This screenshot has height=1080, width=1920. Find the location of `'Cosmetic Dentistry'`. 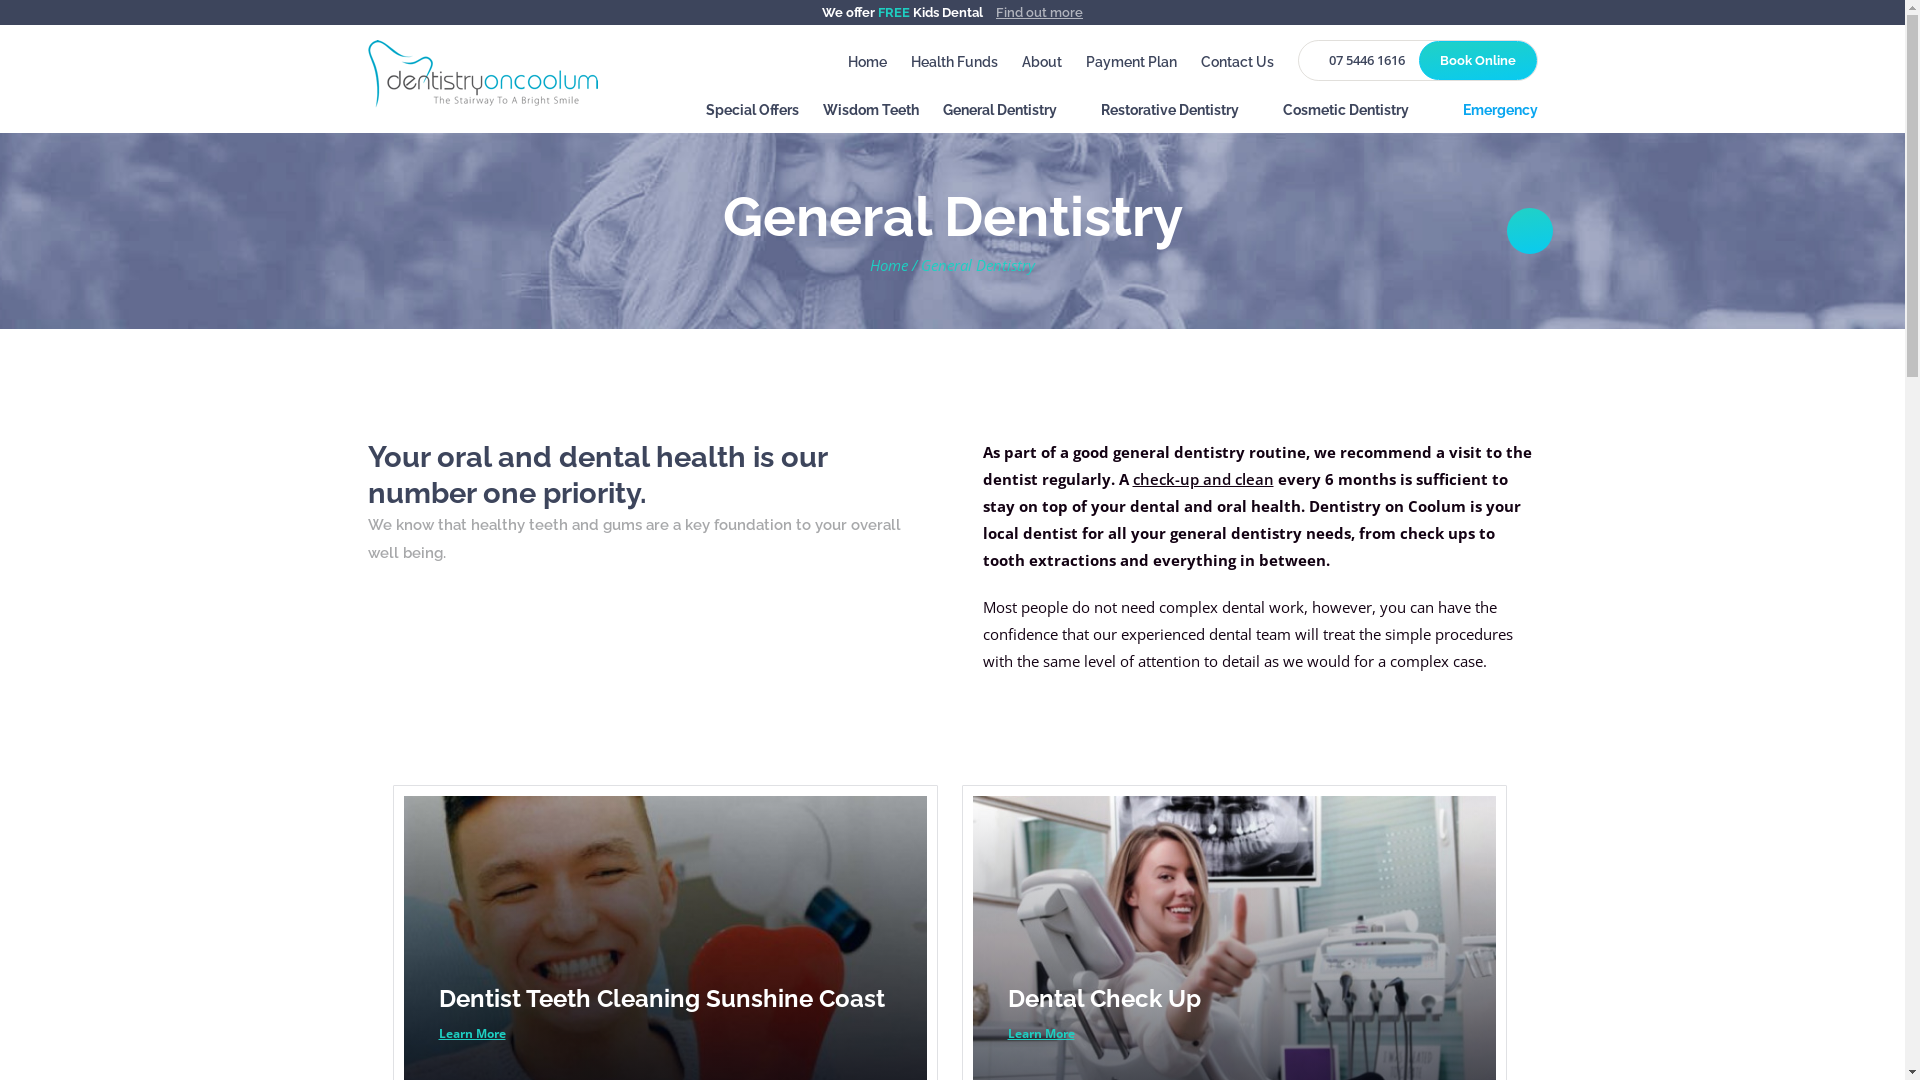

'Cosmetic Dentistry' is located at coordinates (1281, 115).